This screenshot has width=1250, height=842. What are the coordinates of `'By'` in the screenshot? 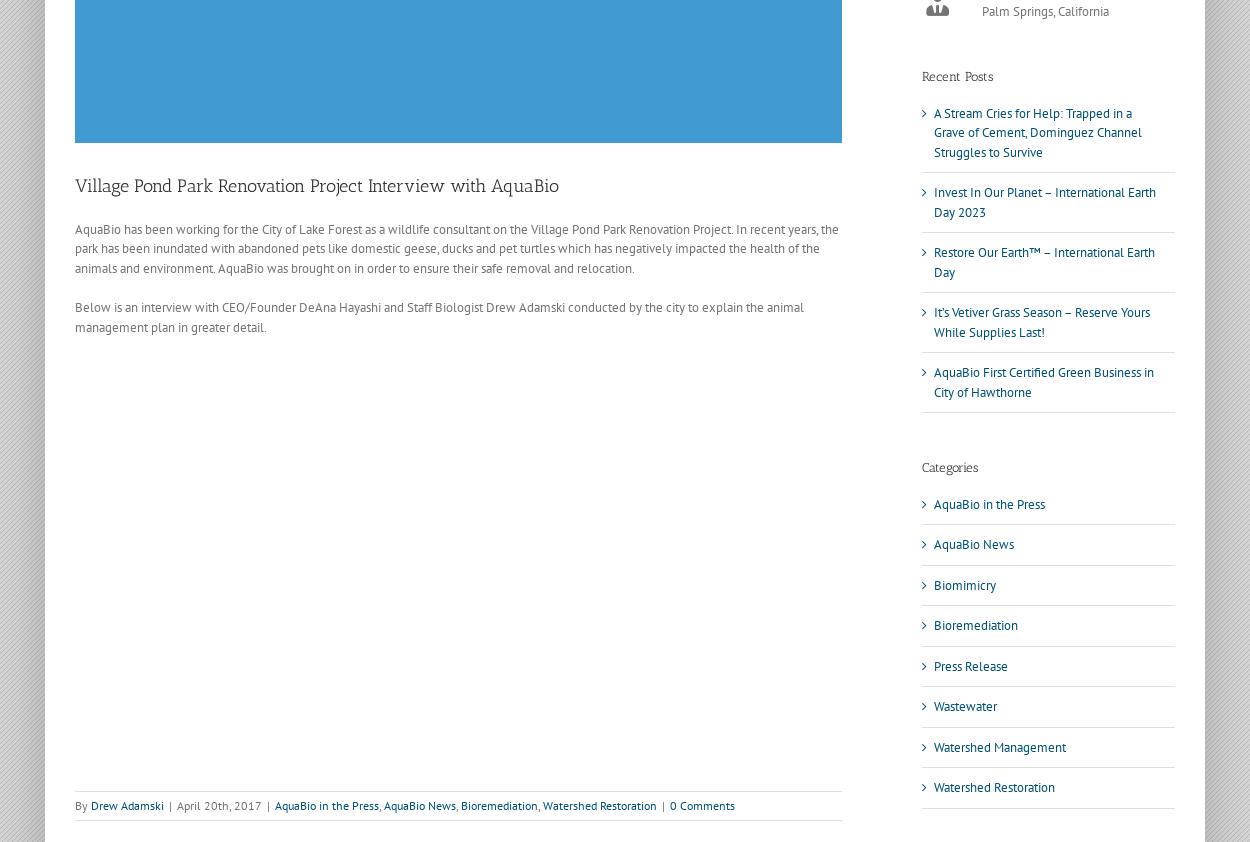 It's located at (82, 805).